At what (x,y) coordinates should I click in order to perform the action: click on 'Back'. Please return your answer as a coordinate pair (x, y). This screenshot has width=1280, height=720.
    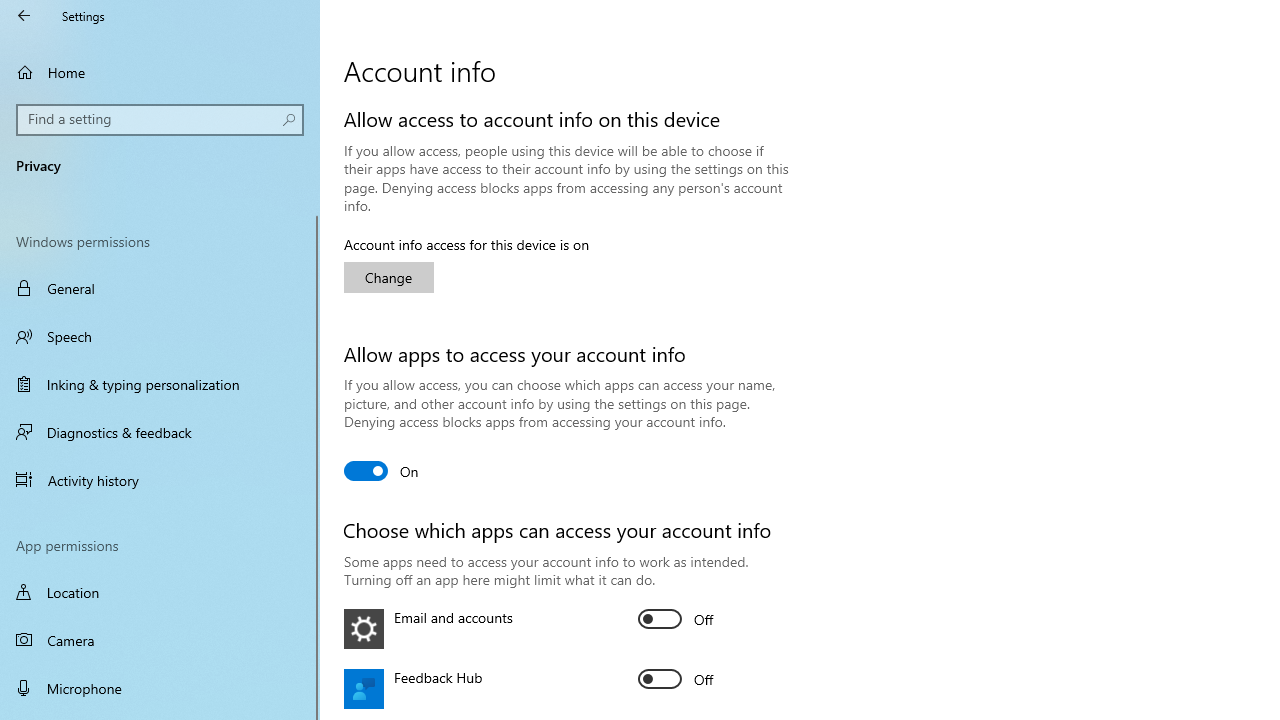
    Looking at the image, I should click on (24, 15).